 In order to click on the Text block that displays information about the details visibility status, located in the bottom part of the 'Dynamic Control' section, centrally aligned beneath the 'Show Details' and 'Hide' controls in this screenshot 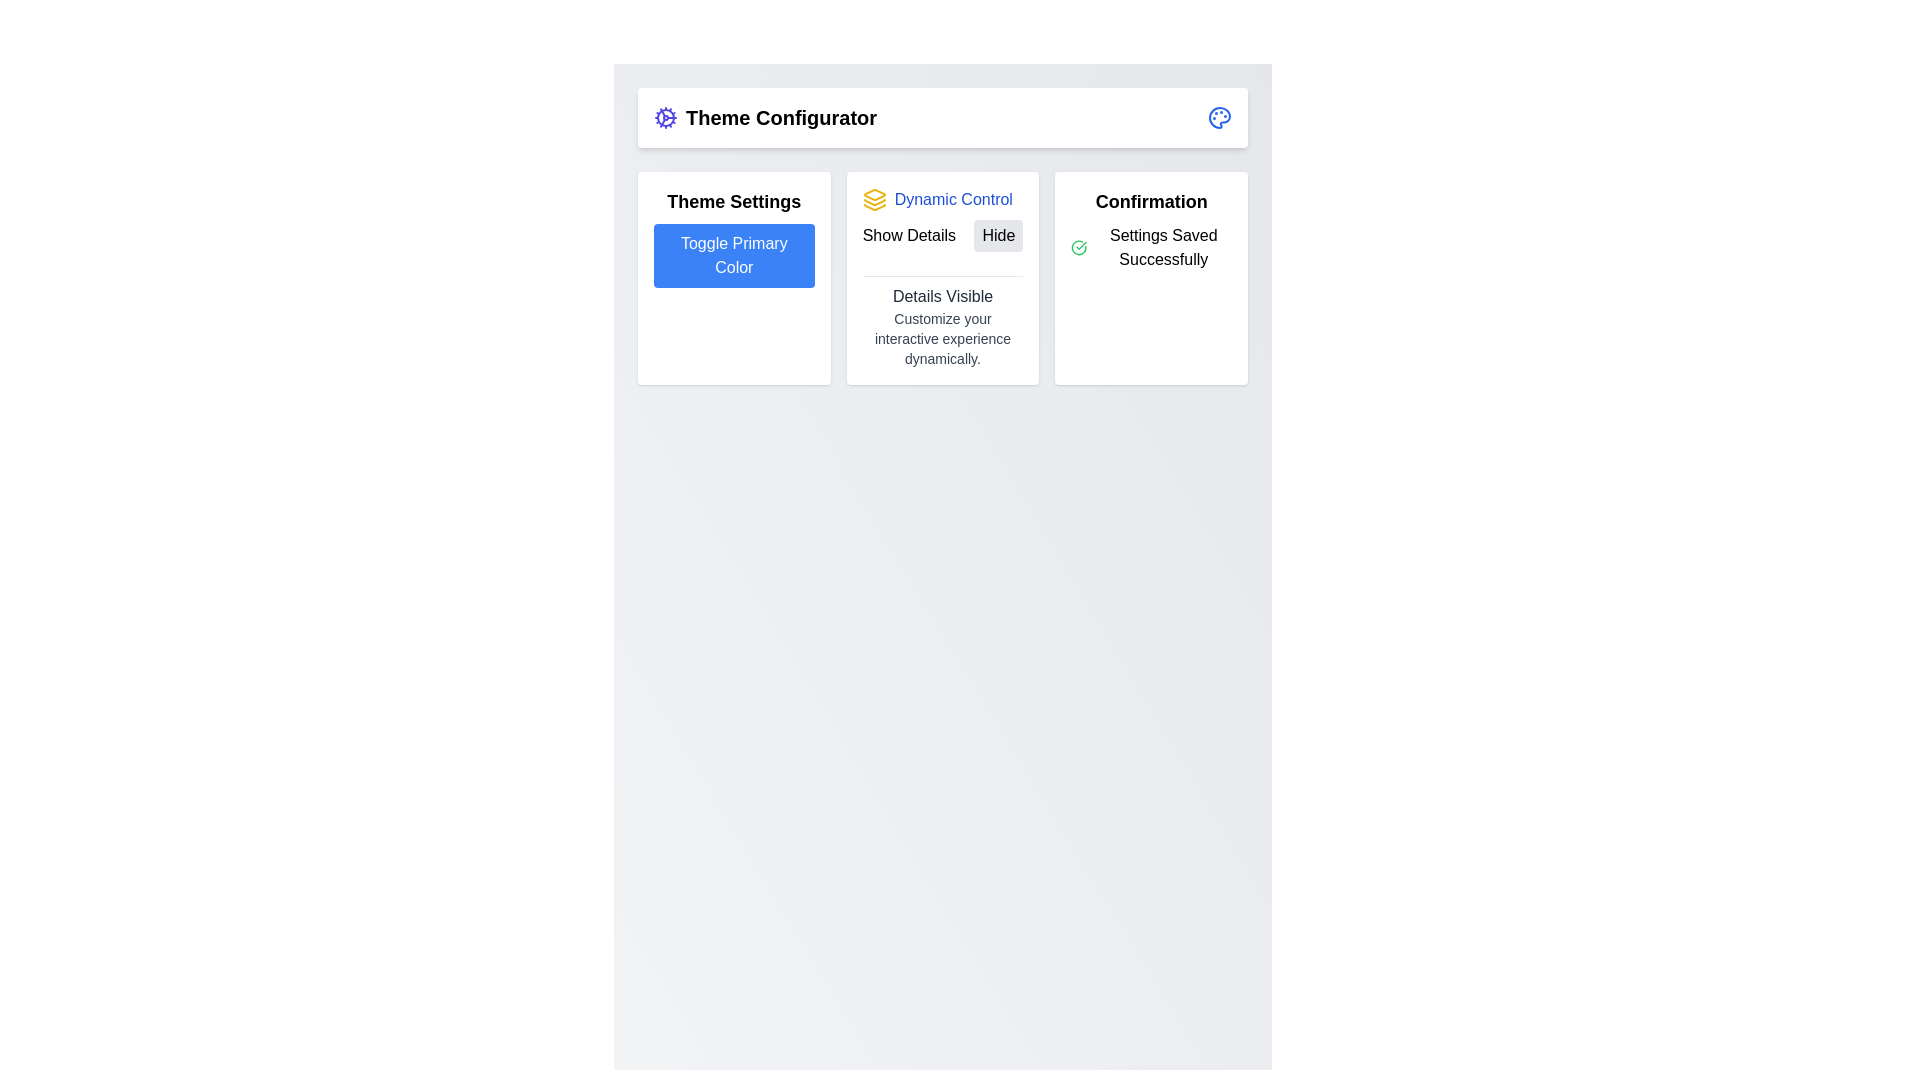, I will do `click(941, 321)`.